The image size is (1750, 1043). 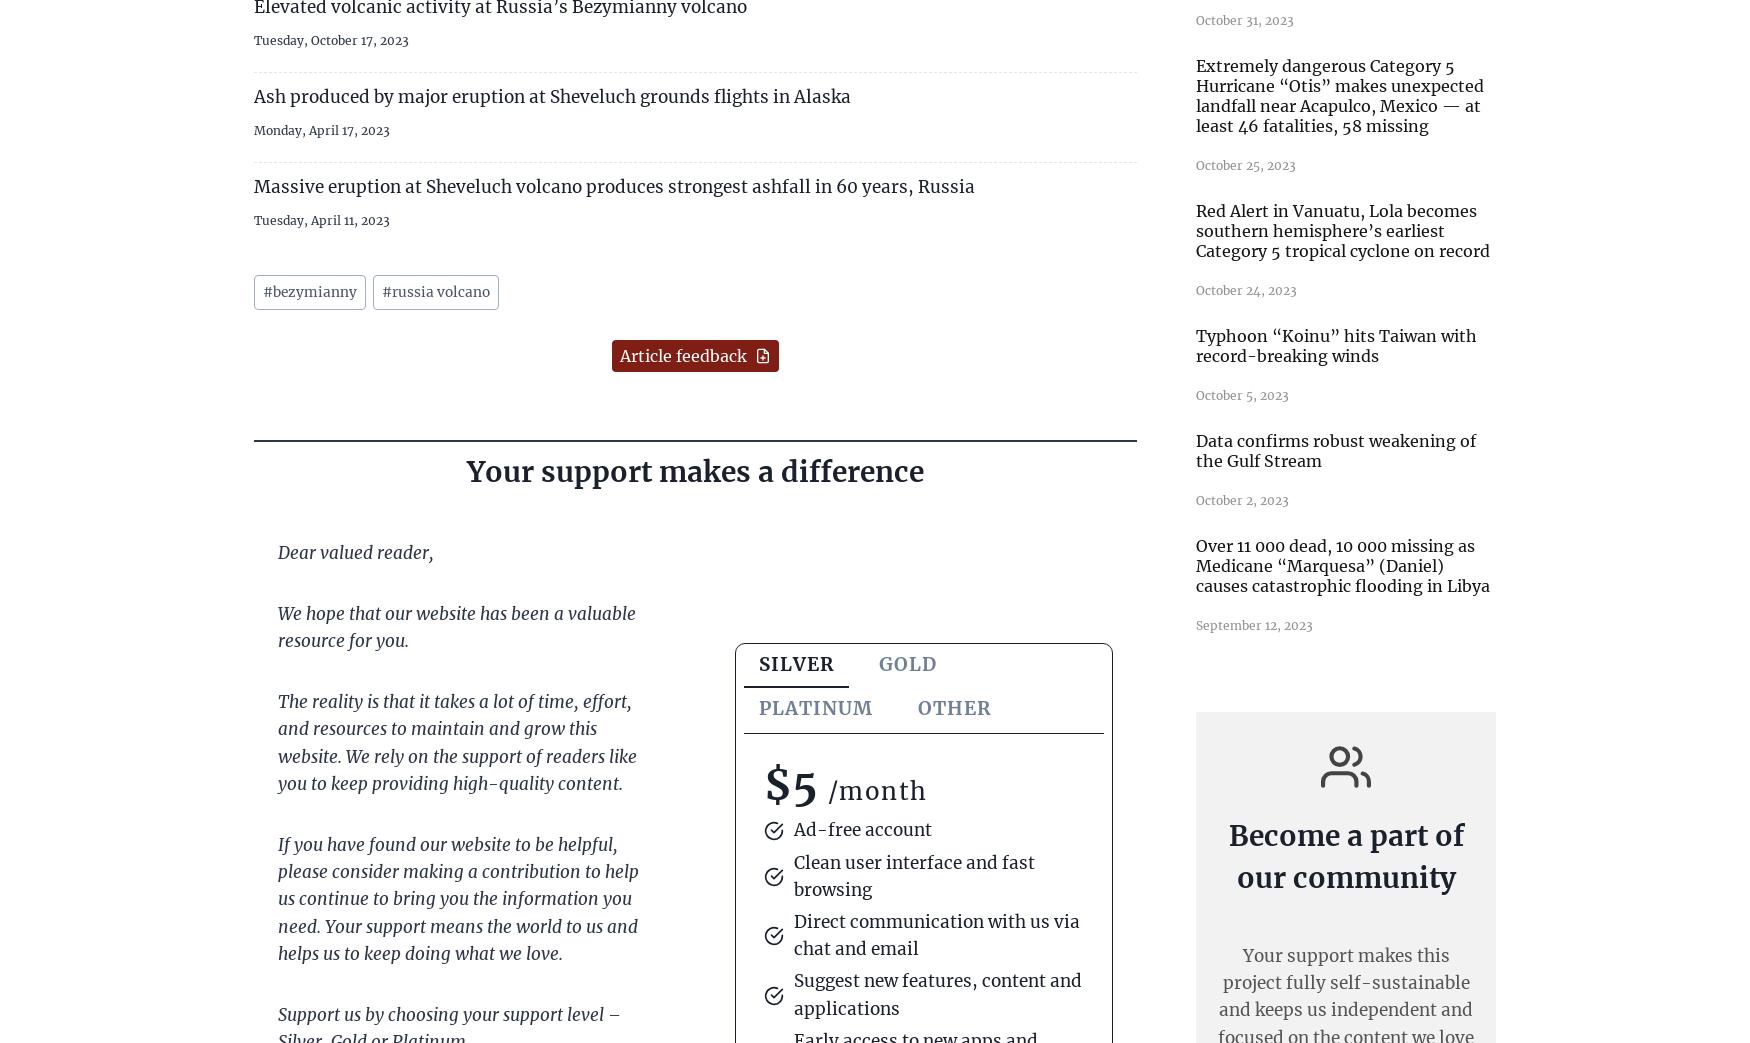 I want to click on 'The reality is that it takes a lot of time, effort, and resources to maintain and grow this website. We rely on the support of readers like you to keep providing high-quality content.', so click(x=457, y=742).